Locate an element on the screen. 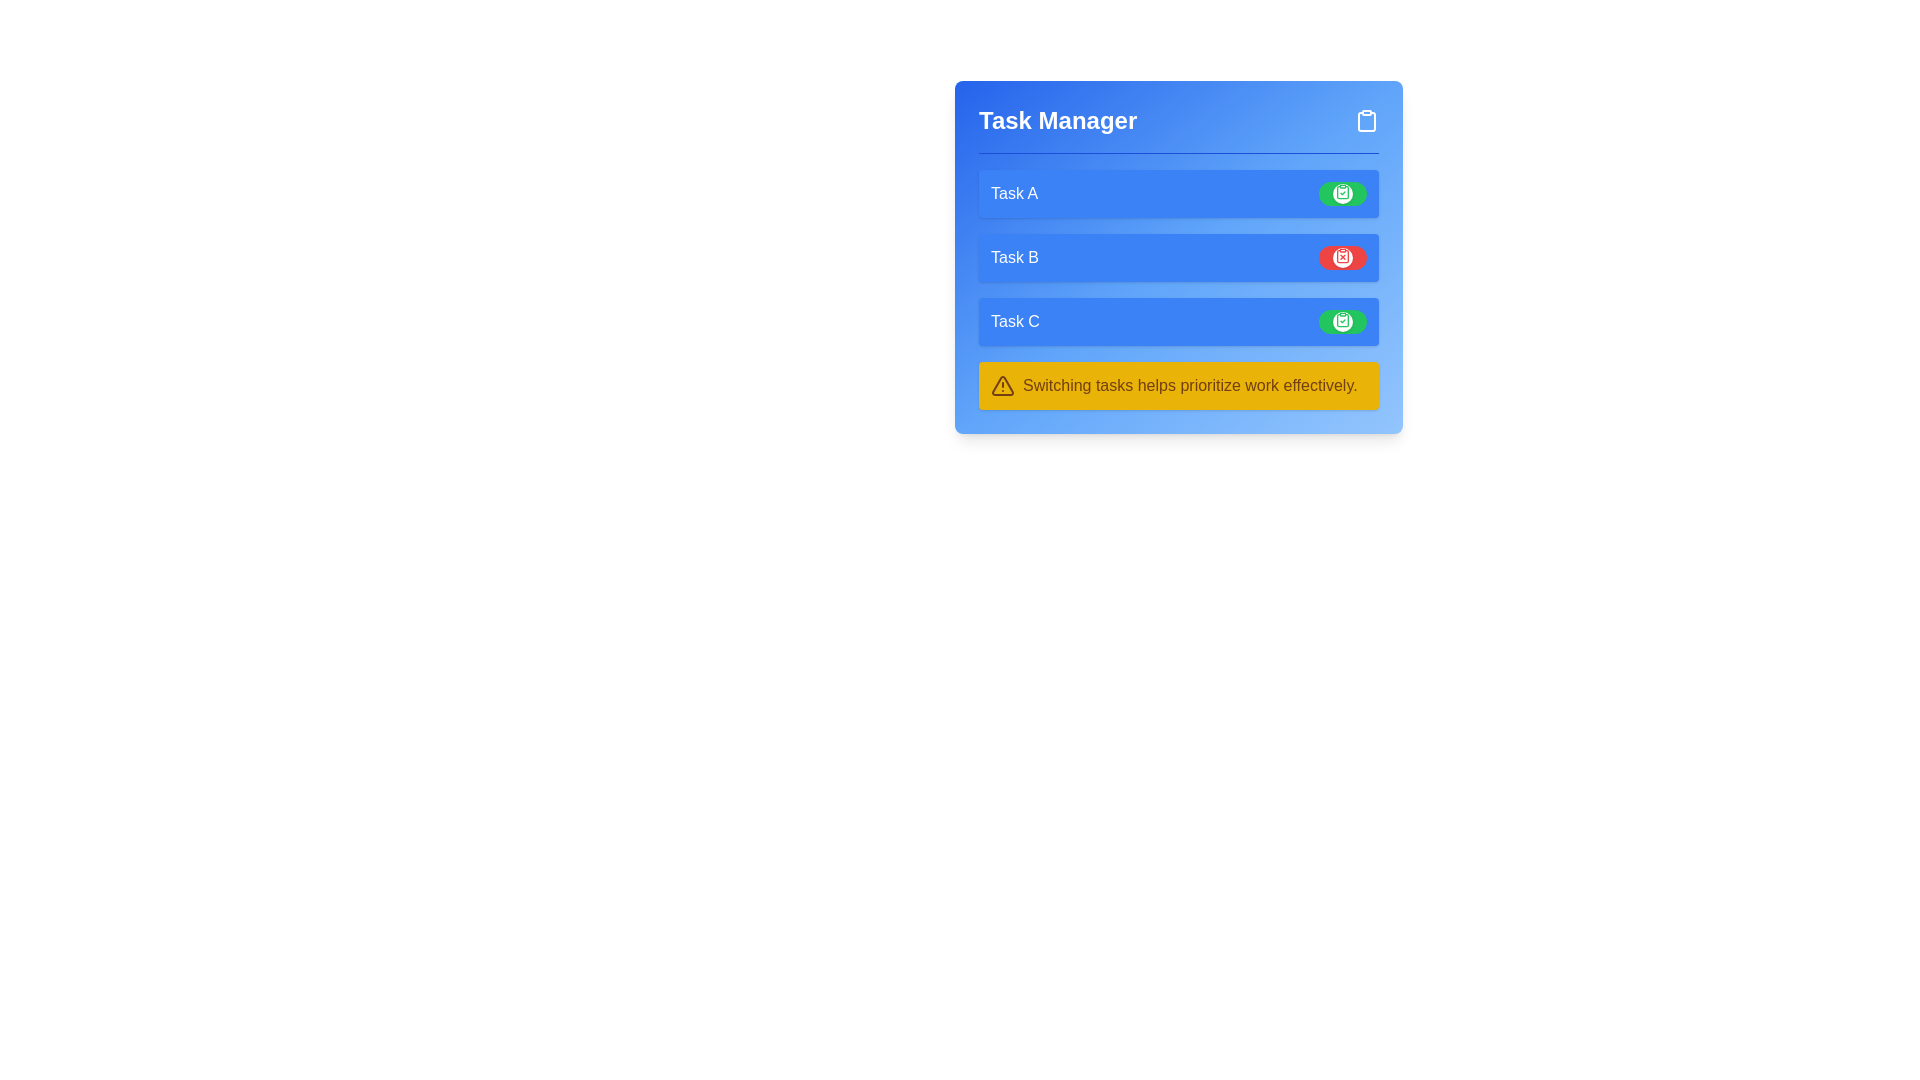  the toggle switch with a green background and a white circular handle, located to the right of the 'Task A' label is located at coordinates (1343, 193).